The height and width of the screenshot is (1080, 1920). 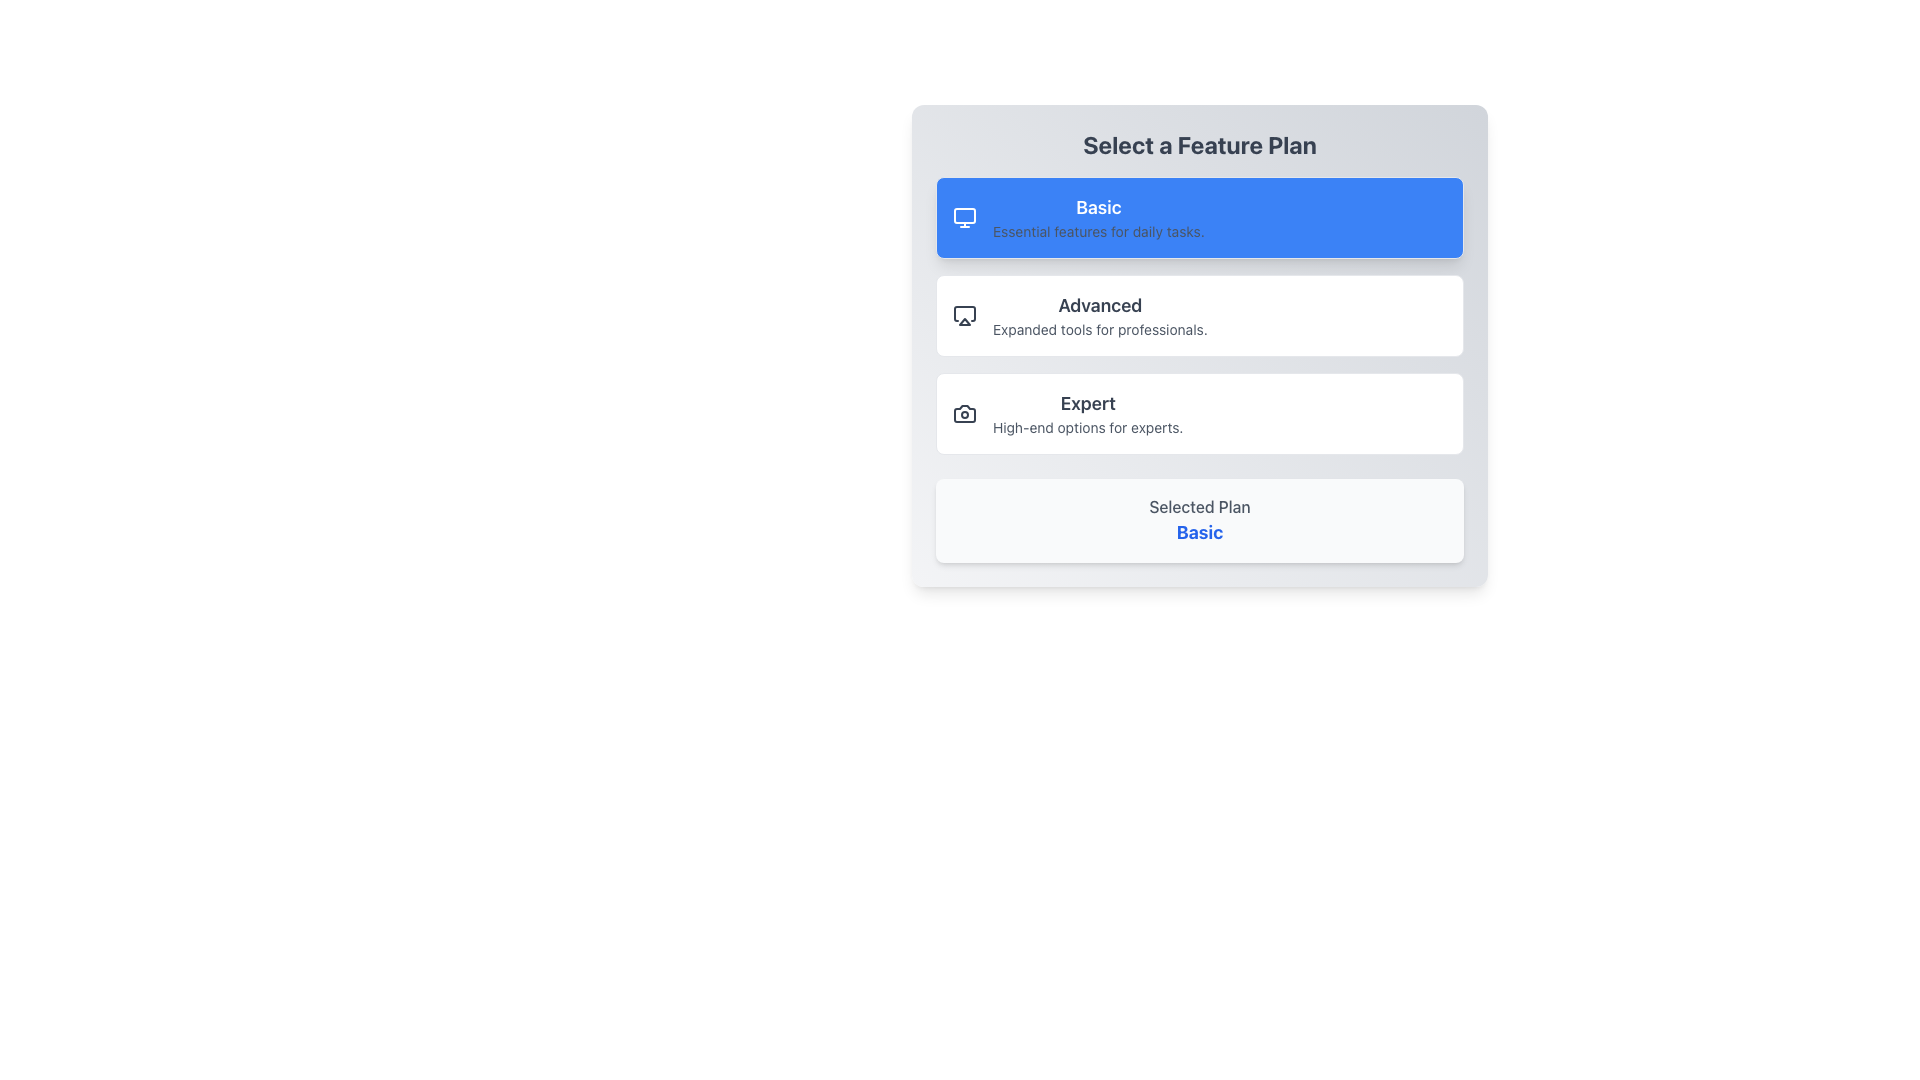 I want to click on the text information about the 'Advanced' feature plan, which is represented by a bold 'Advanced' label and a smaller description below it, centered within a white rounded rectangle, so click(x=1099, y=315).